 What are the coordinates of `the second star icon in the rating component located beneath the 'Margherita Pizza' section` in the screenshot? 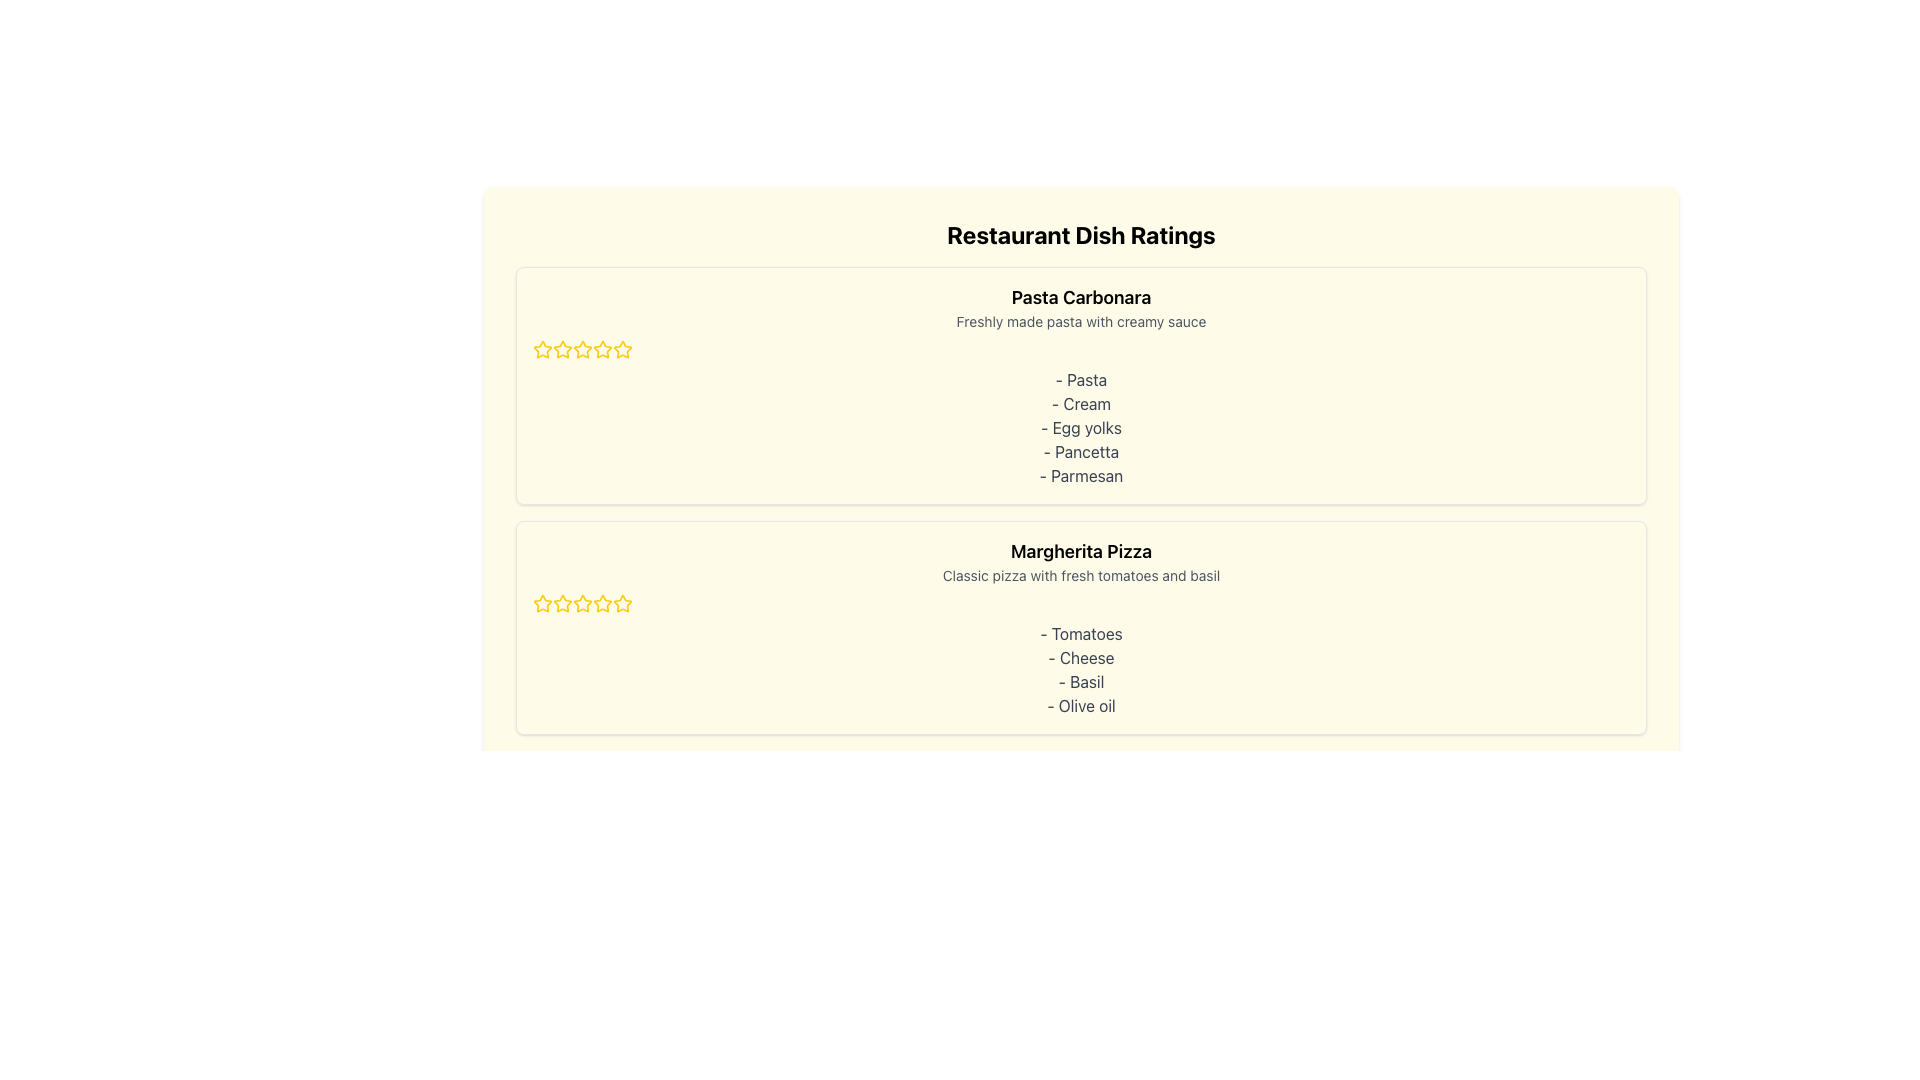 It's located at (602, 602).